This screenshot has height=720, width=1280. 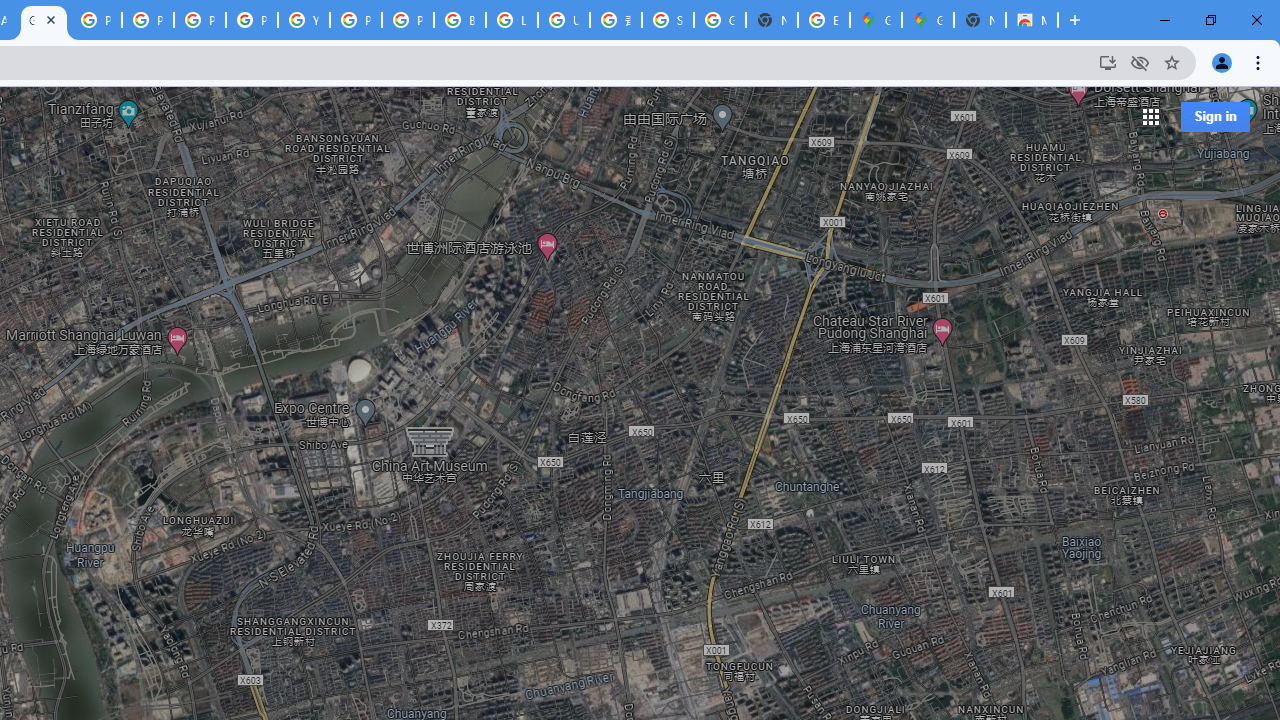 What do you see at coordinates (95, 20) in the screenshot?
I see `'Policy Accountability and Transparency - Transparency Center'` at bounding box center [95, 20].